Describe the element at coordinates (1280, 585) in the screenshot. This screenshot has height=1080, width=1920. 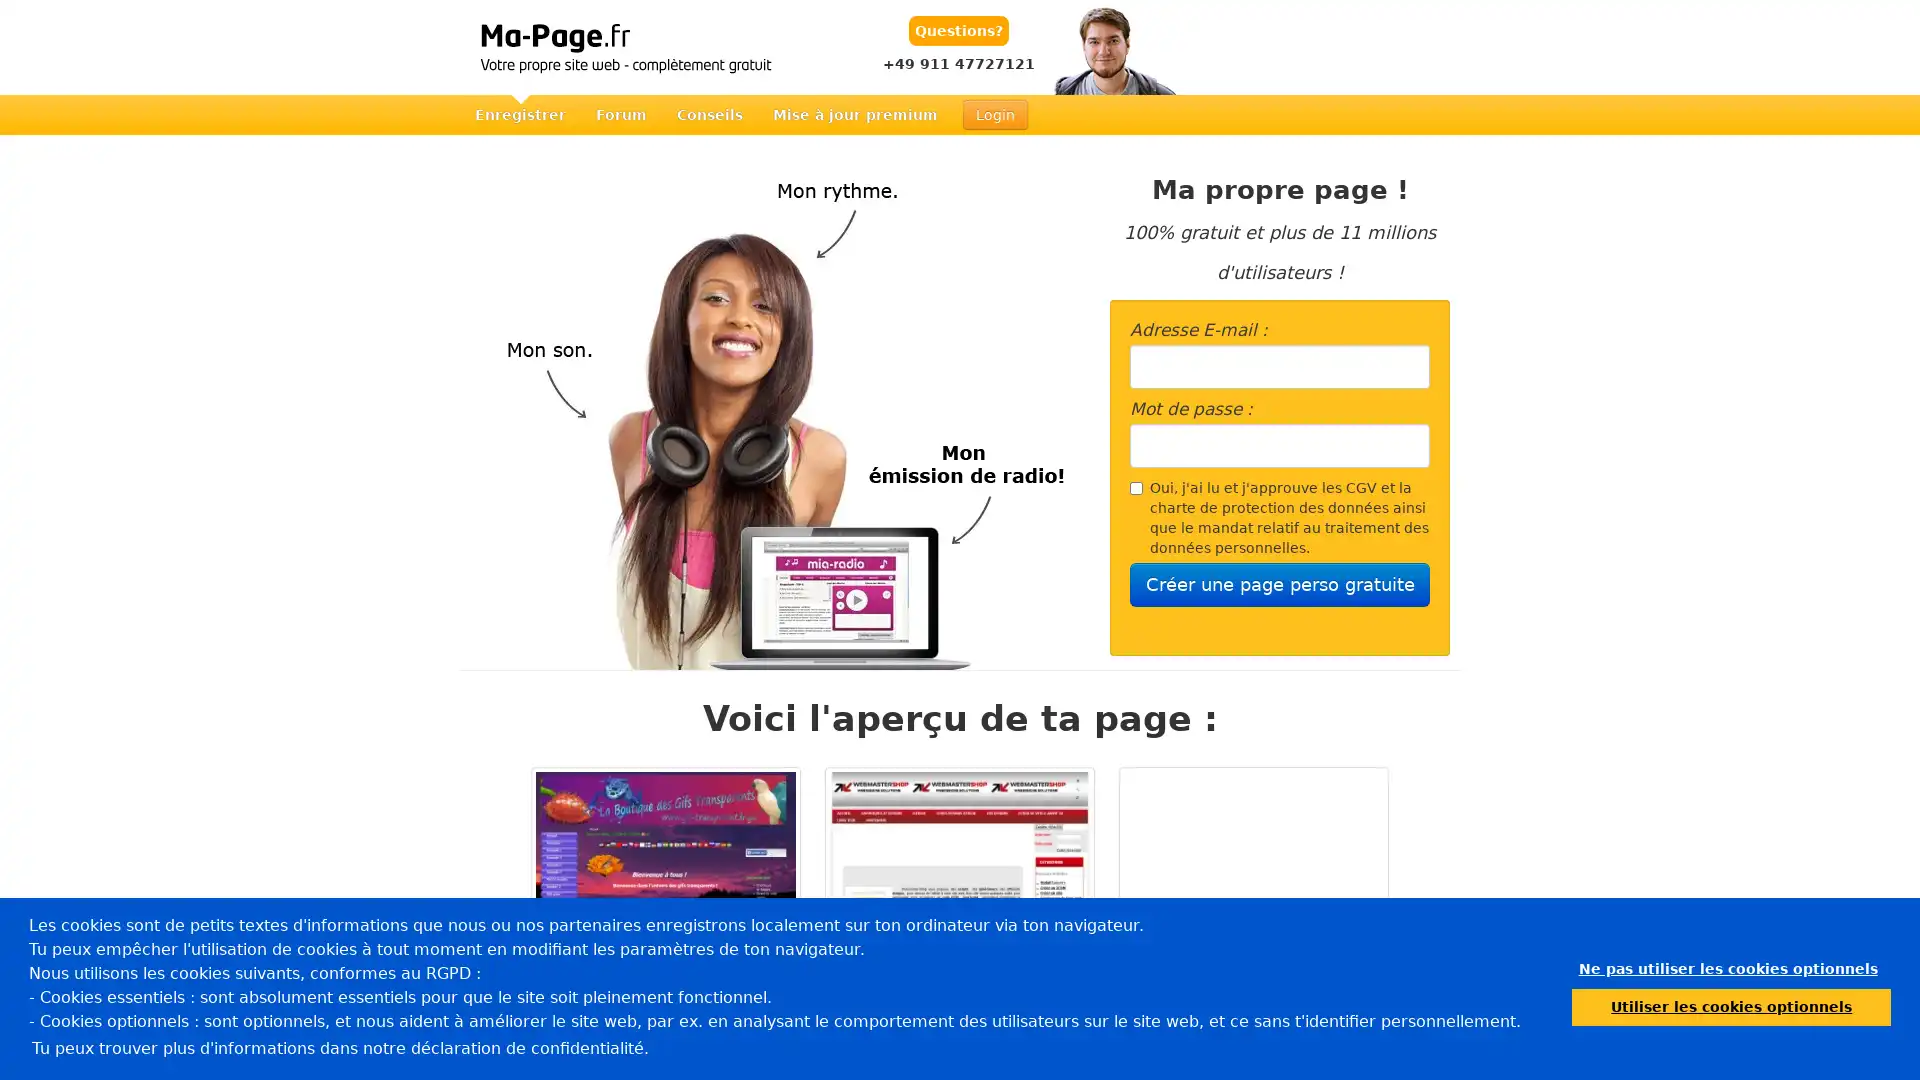
I see `Creer une page perso gratuite` at that location.